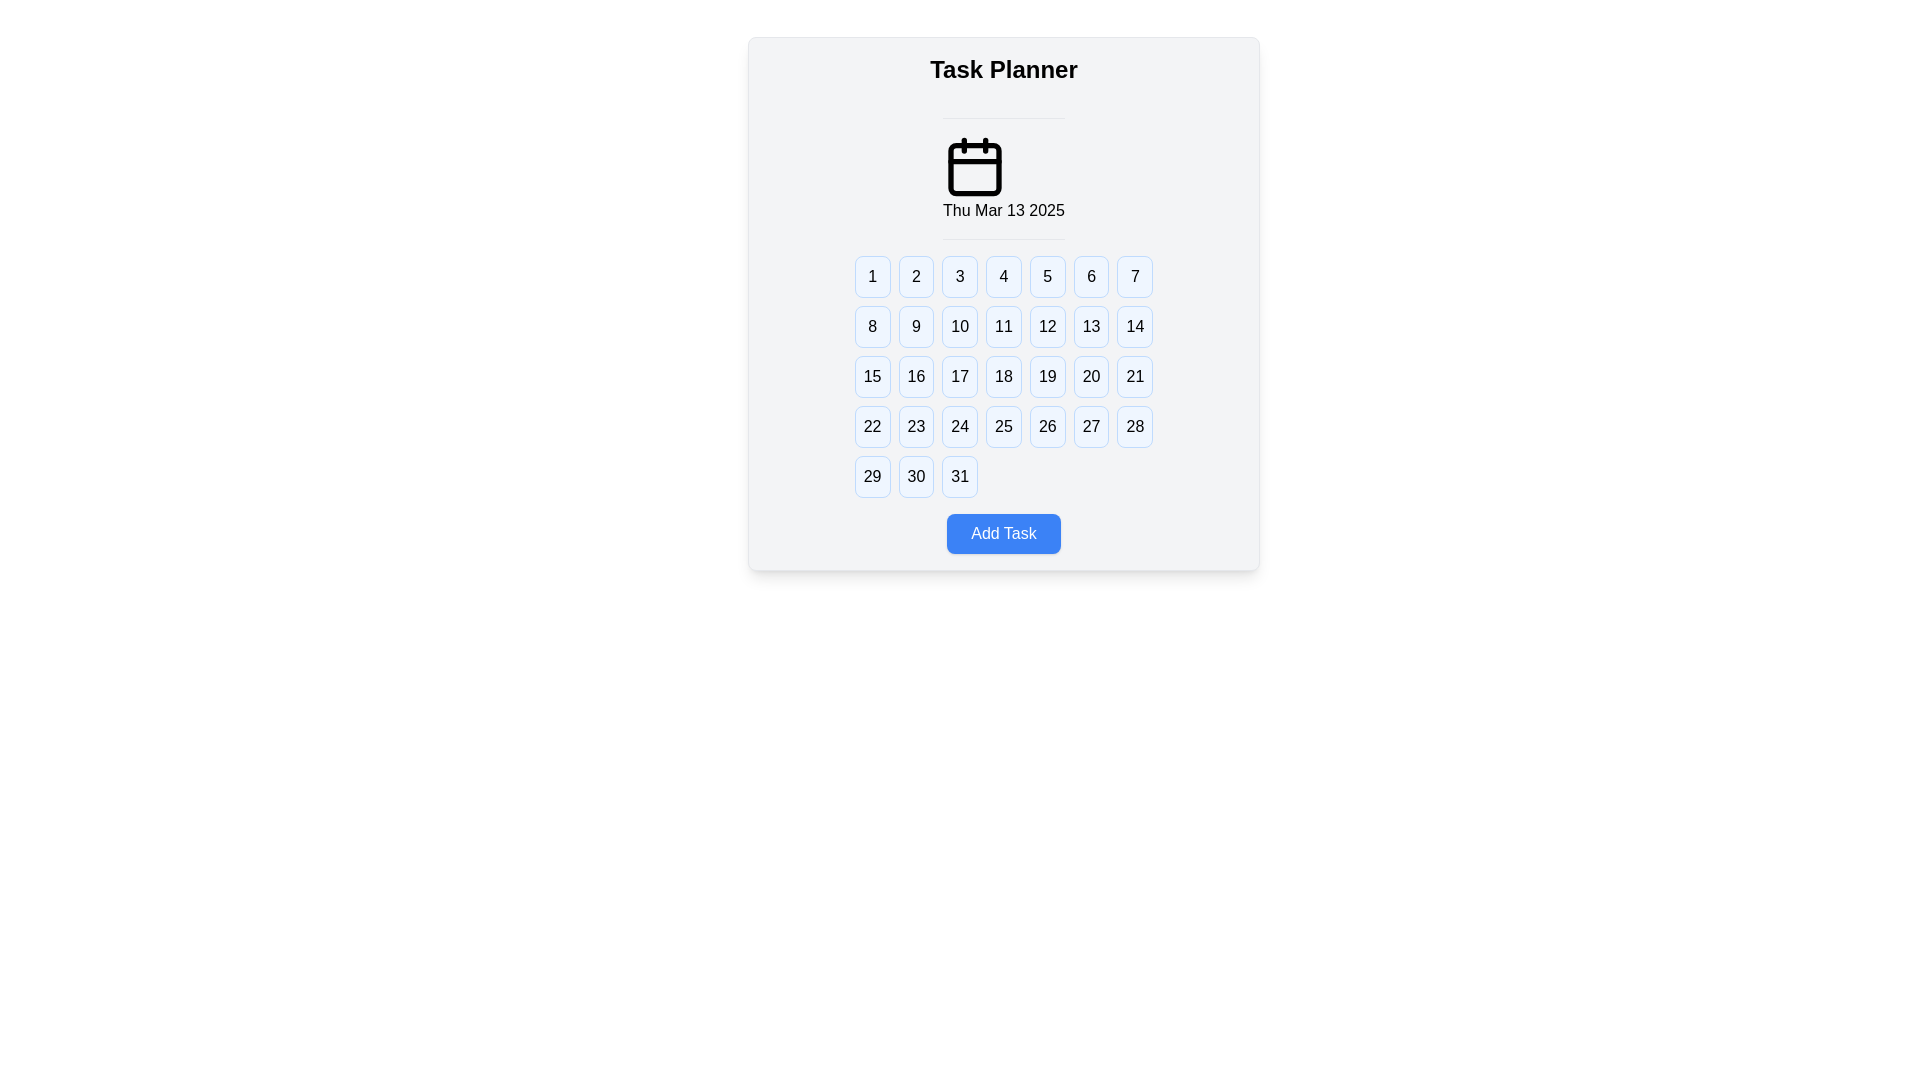 This screenshot has width=1920, height=1080. Describe the element at coordinates (915, 277) in the screenshot. I see `the light blue button displaying the number '2' in the calendar grid layout` at that location.